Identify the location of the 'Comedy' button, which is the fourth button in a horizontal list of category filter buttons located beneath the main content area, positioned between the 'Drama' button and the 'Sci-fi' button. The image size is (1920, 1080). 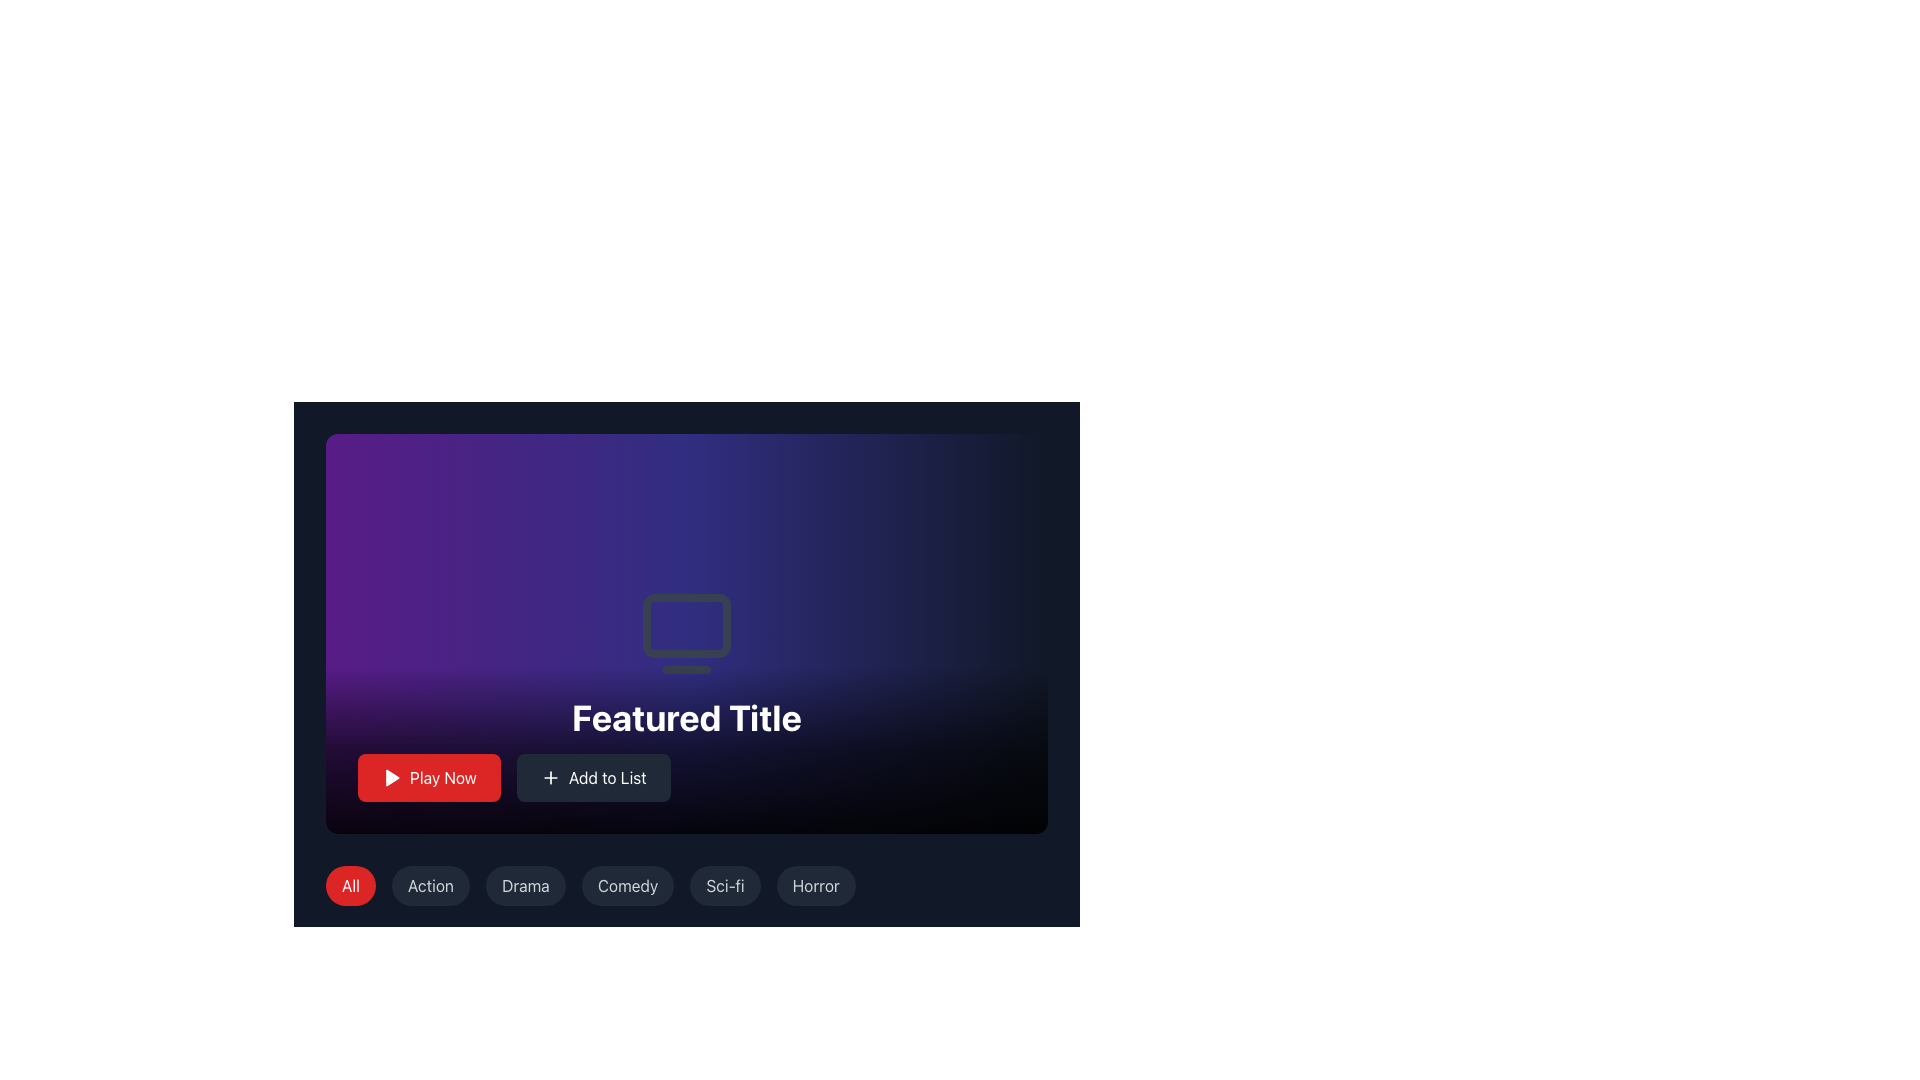
(627, 885).